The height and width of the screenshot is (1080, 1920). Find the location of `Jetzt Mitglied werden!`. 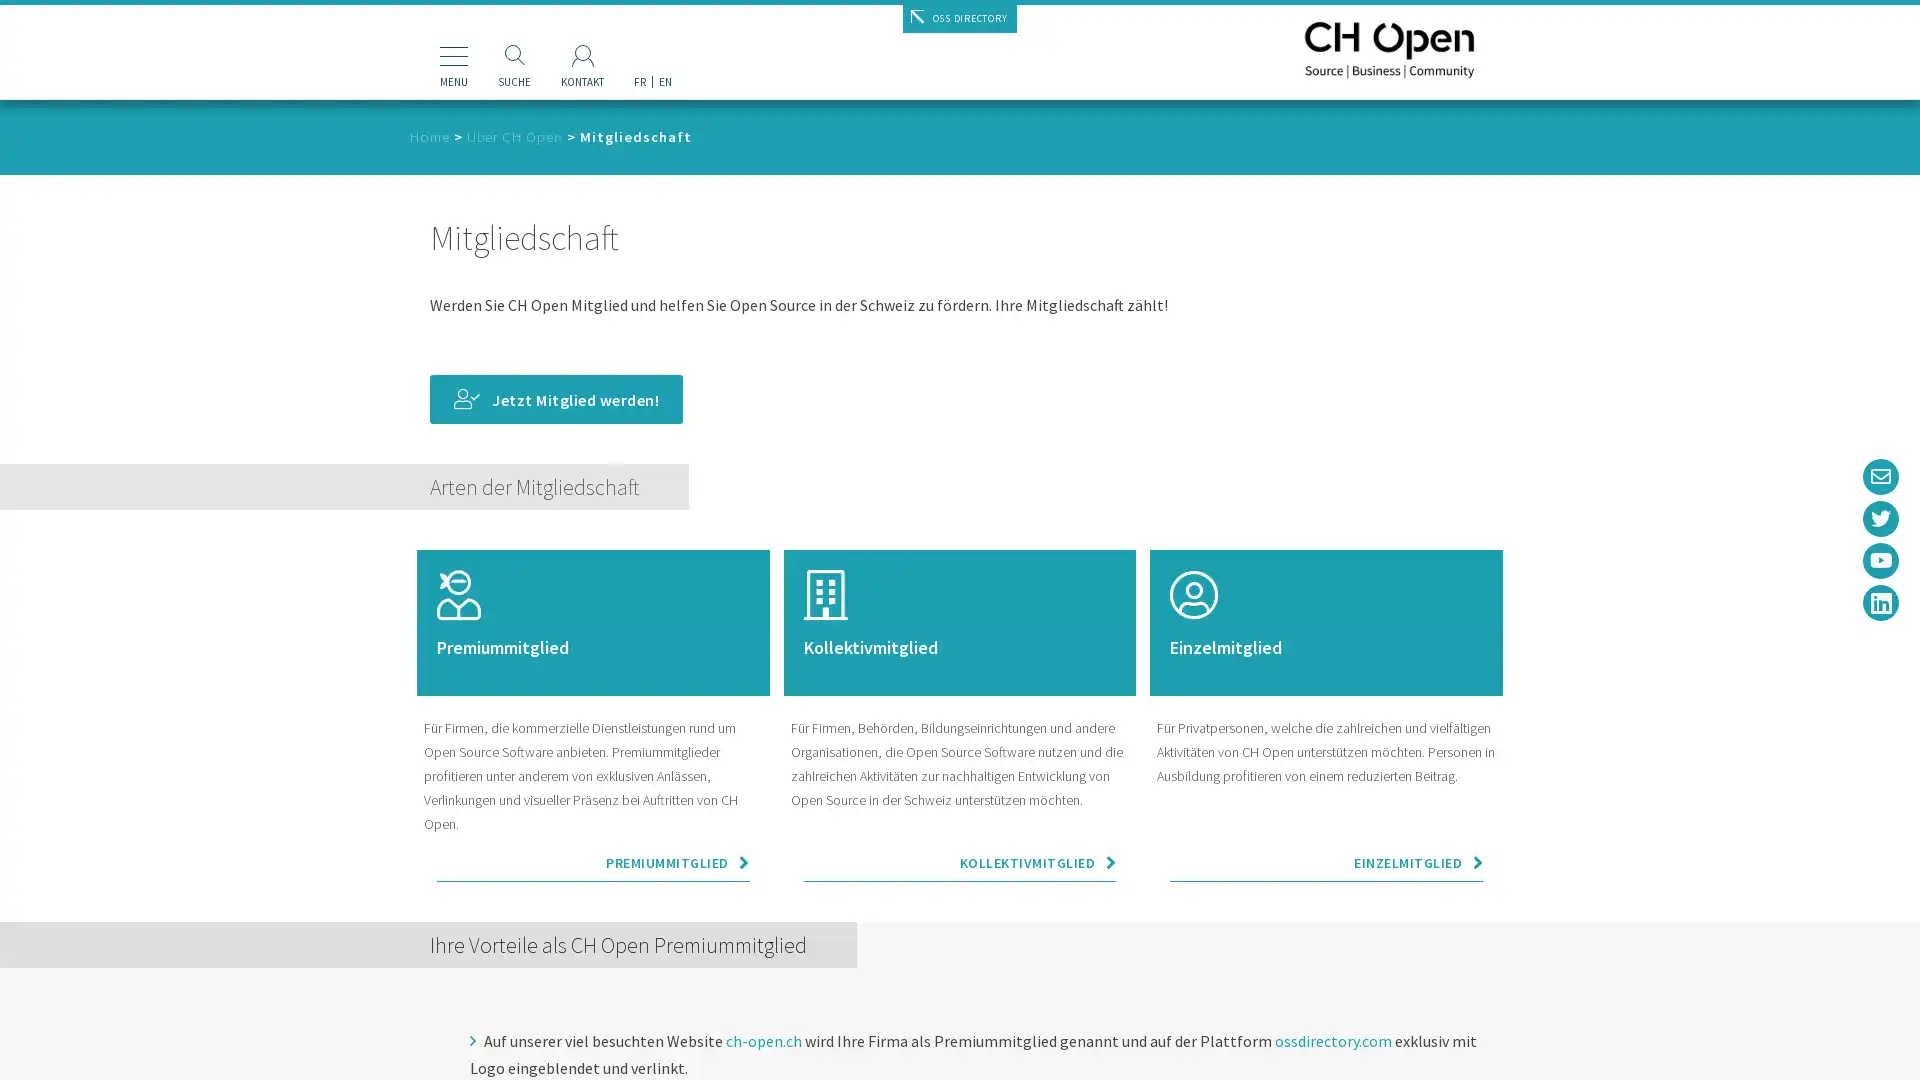

Jetzt Mitglied werden! is located at coordinates (556, 398).